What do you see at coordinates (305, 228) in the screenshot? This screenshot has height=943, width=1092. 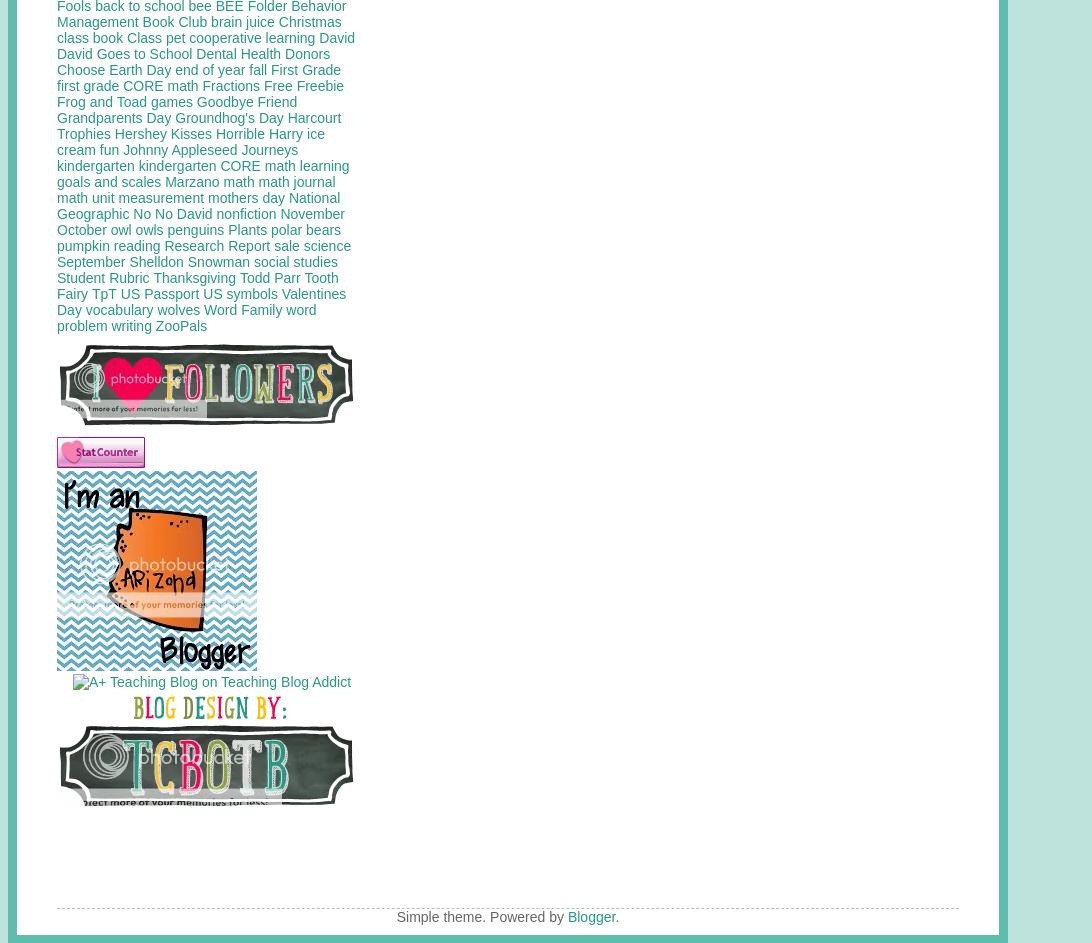 I see `'polar bears'` at bounding box center [305, 228].